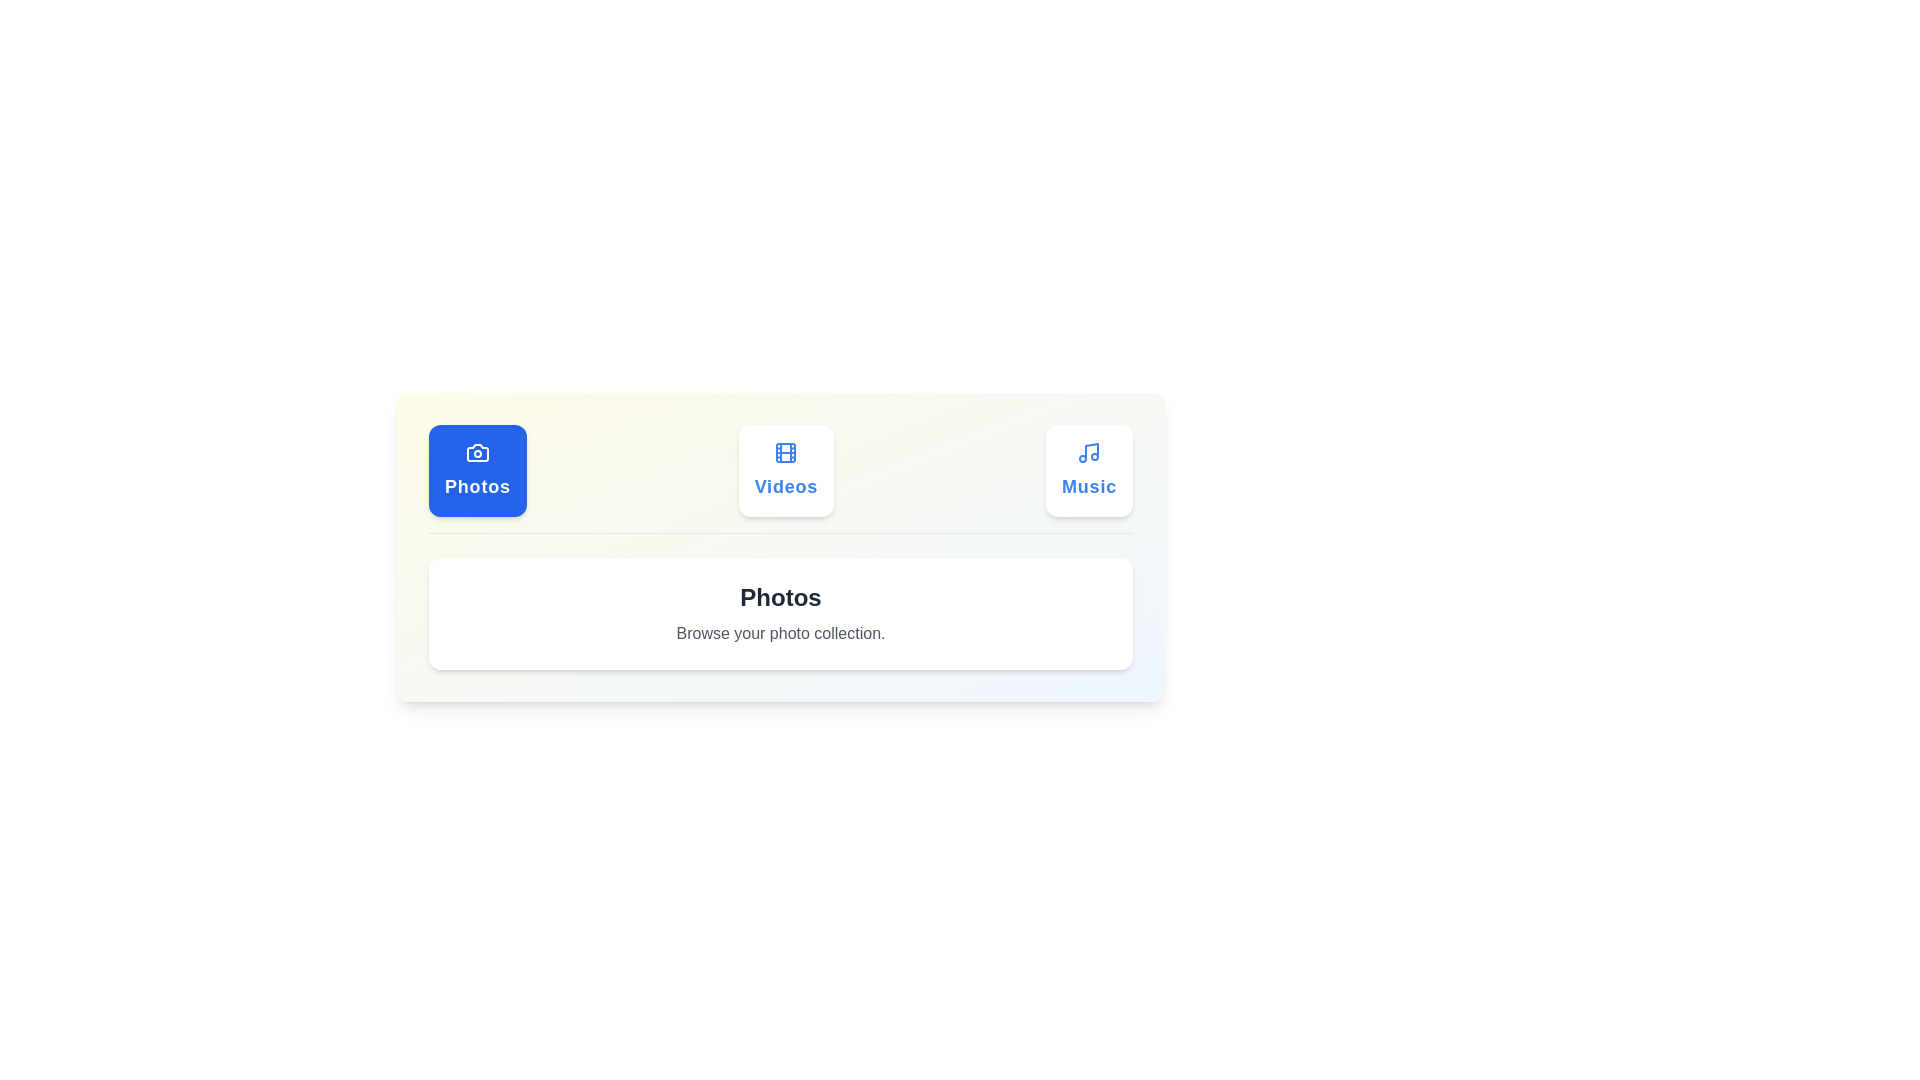  Describe the element at coordinates (785, 470) in the screenshot. I see `the Videos tab from the media browser` at that location.